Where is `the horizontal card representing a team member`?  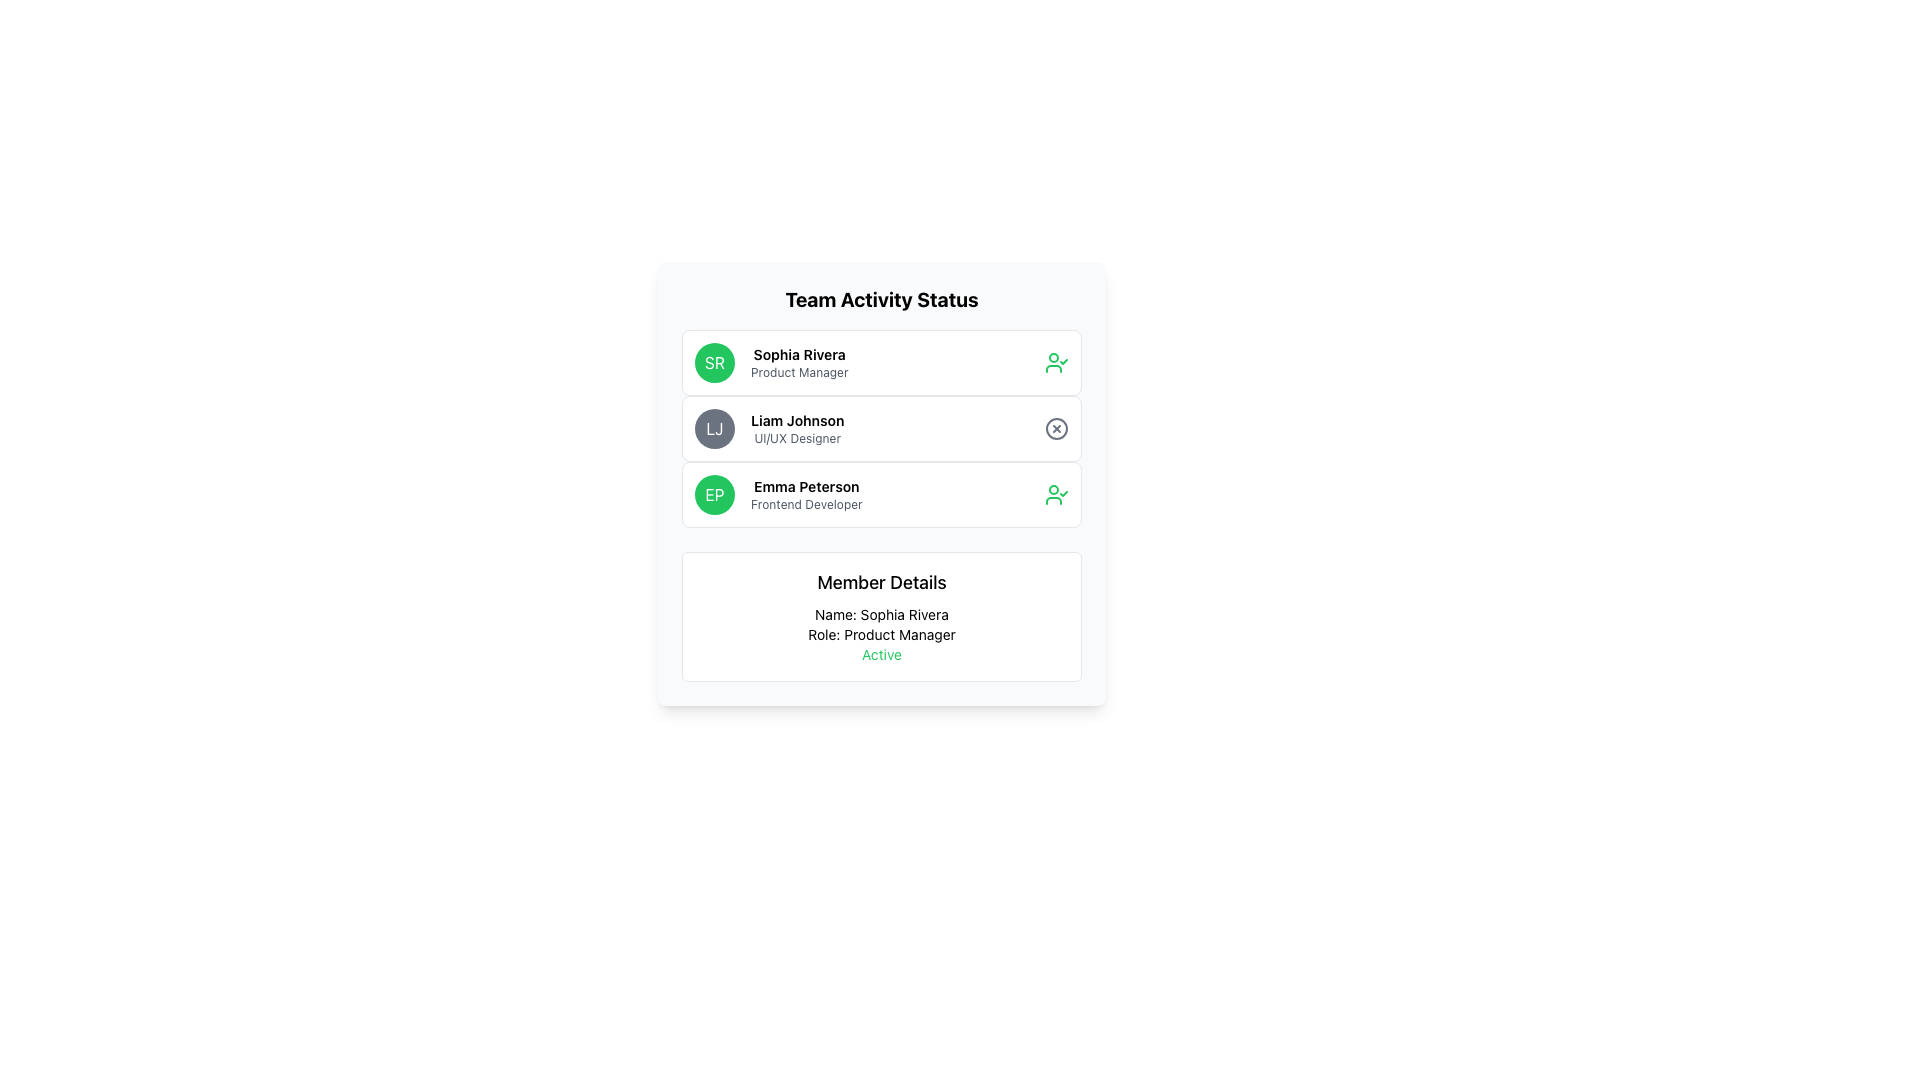
the horizontal card representing a team member is located at coordinates (881, 427).